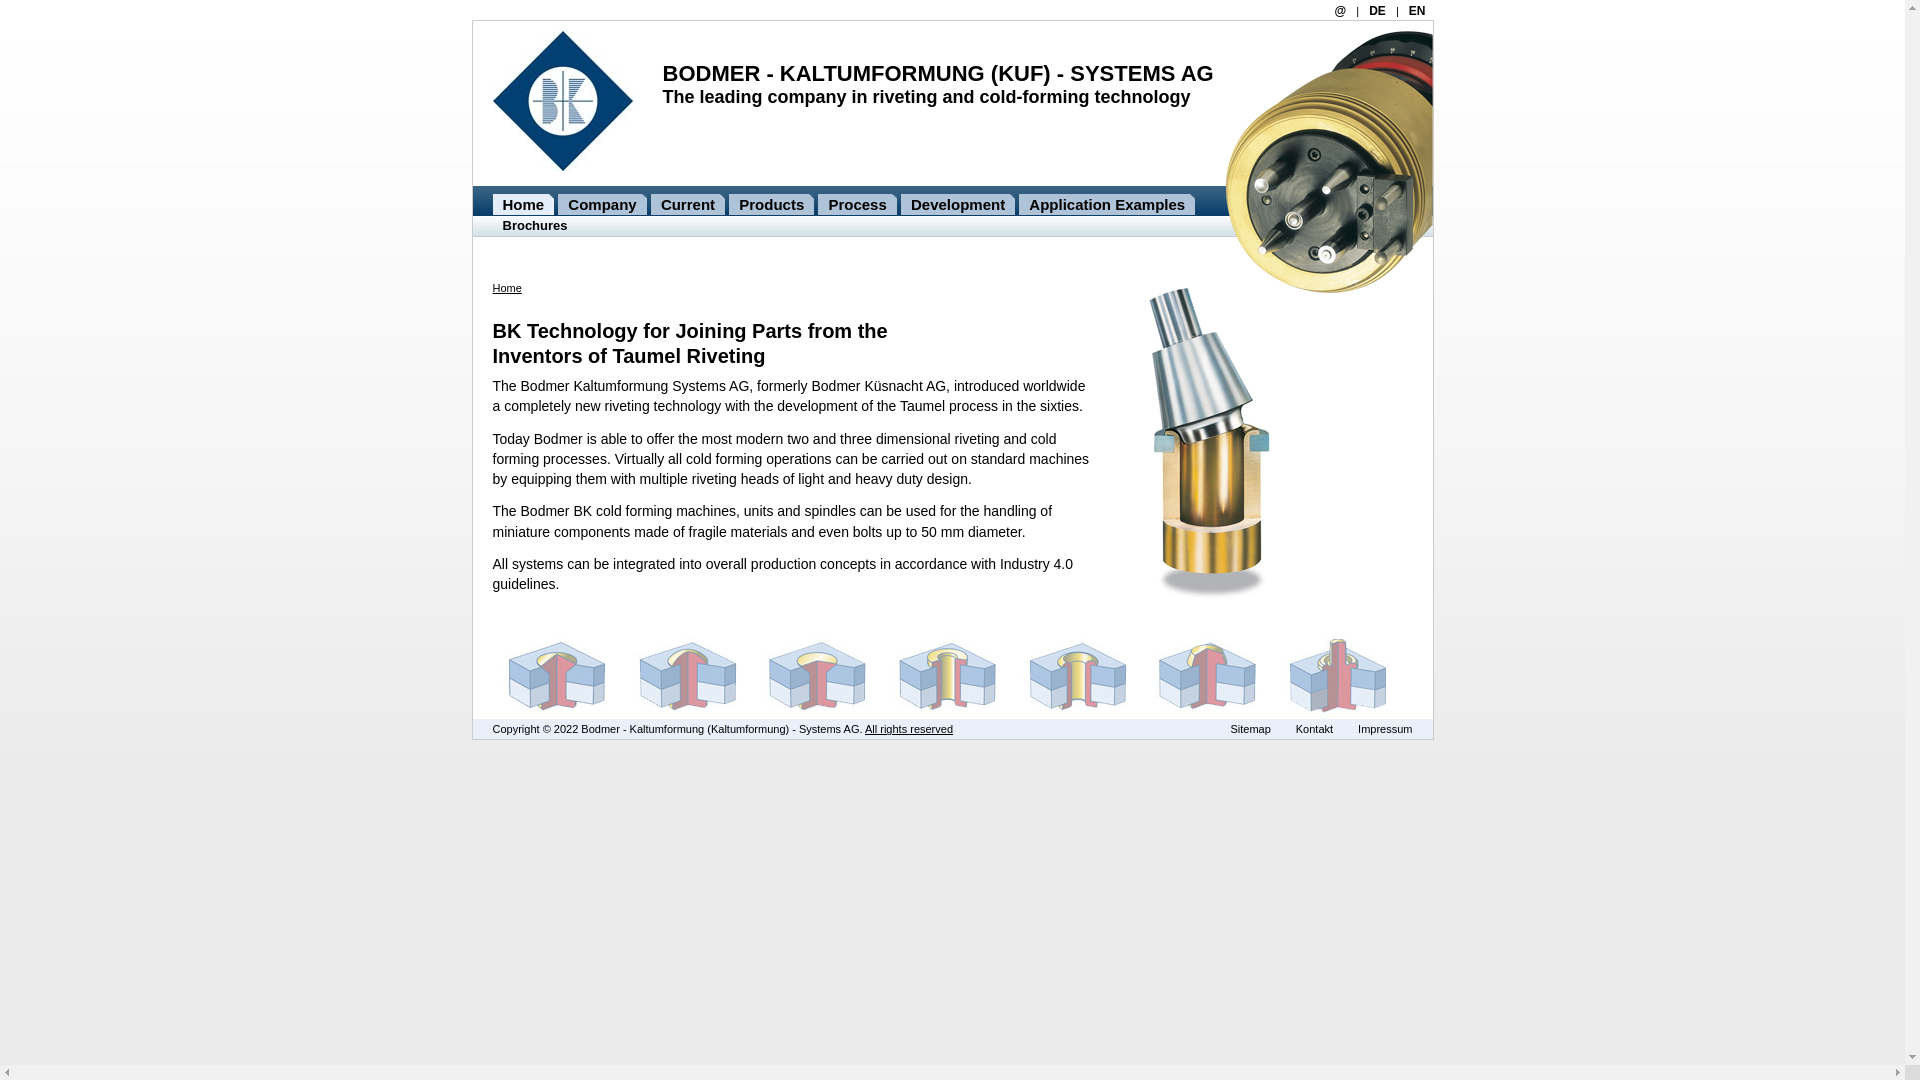  Describe the element at coordinates (857, 204) in the screenshot. I see `'Process'` at that location.